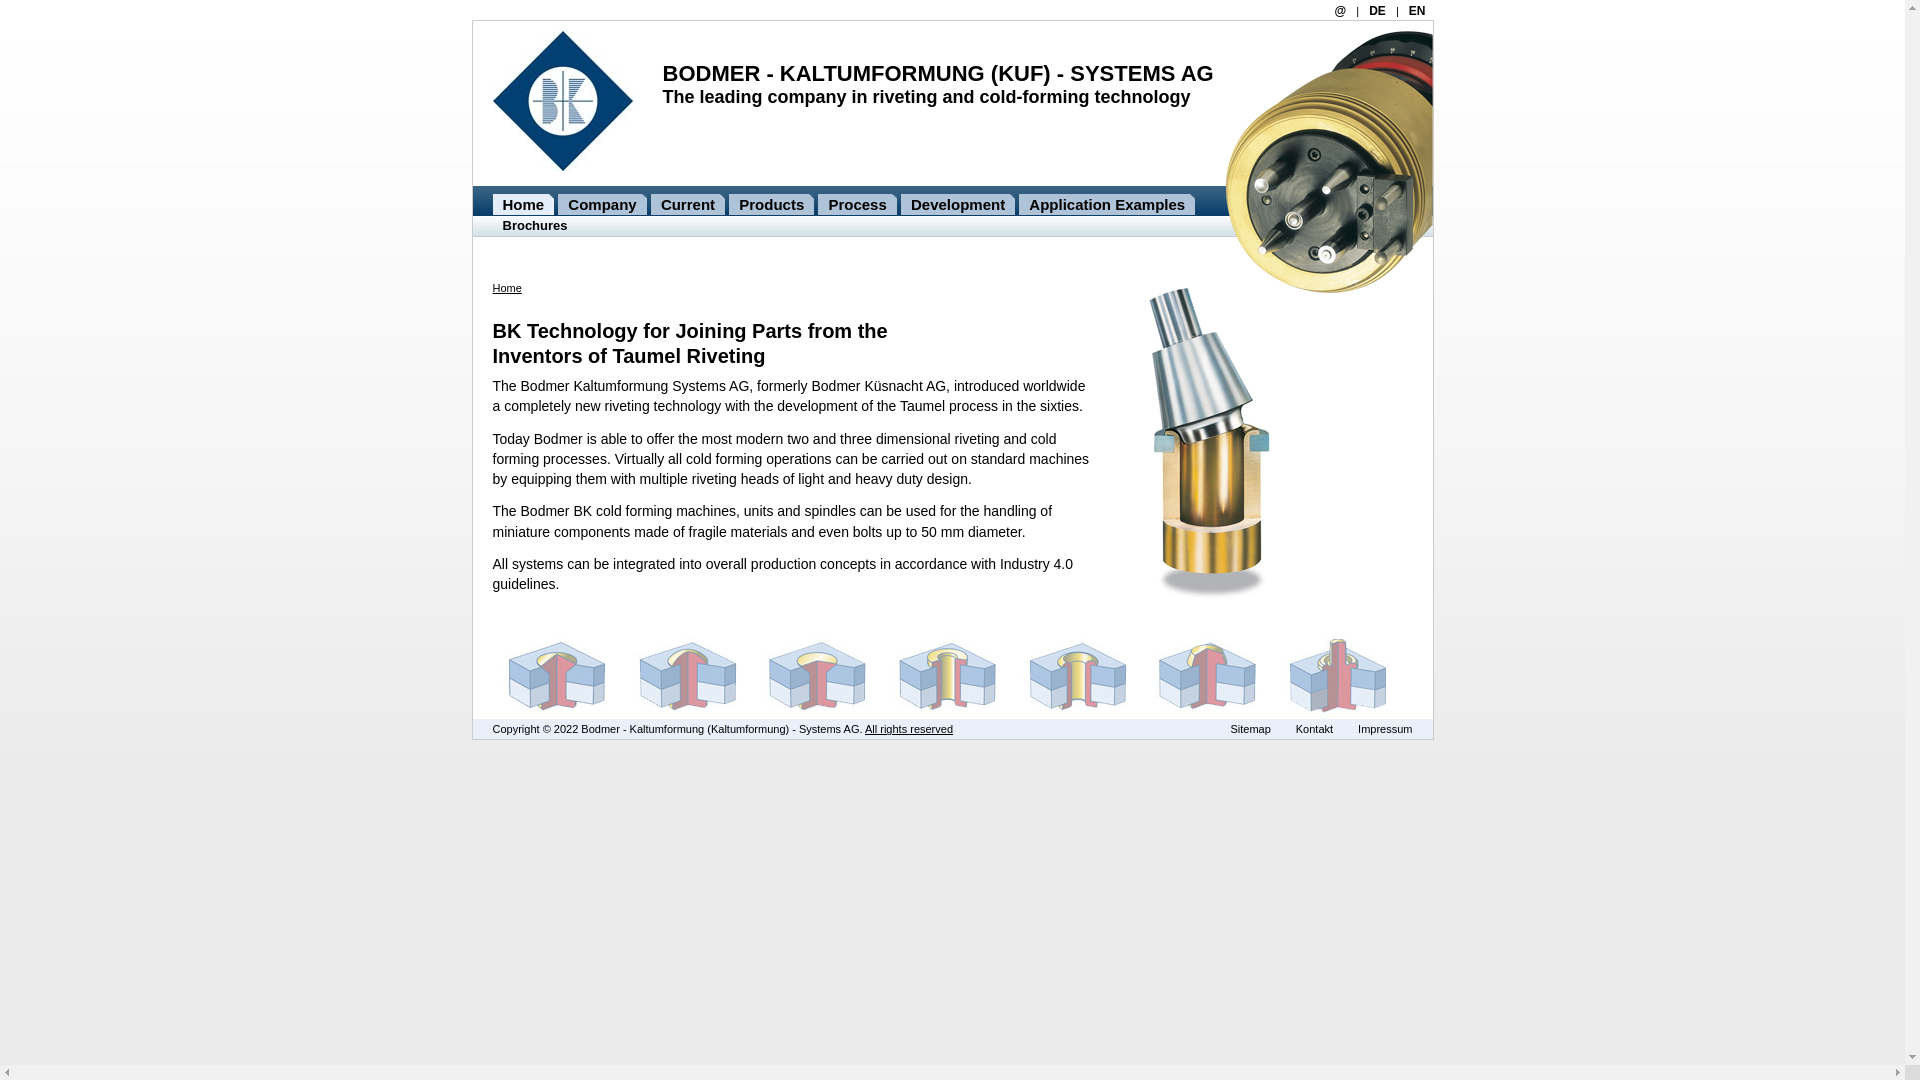  Describe the element at coordinates (857, 204) in the screenshot. I see `'Process'` at that location.